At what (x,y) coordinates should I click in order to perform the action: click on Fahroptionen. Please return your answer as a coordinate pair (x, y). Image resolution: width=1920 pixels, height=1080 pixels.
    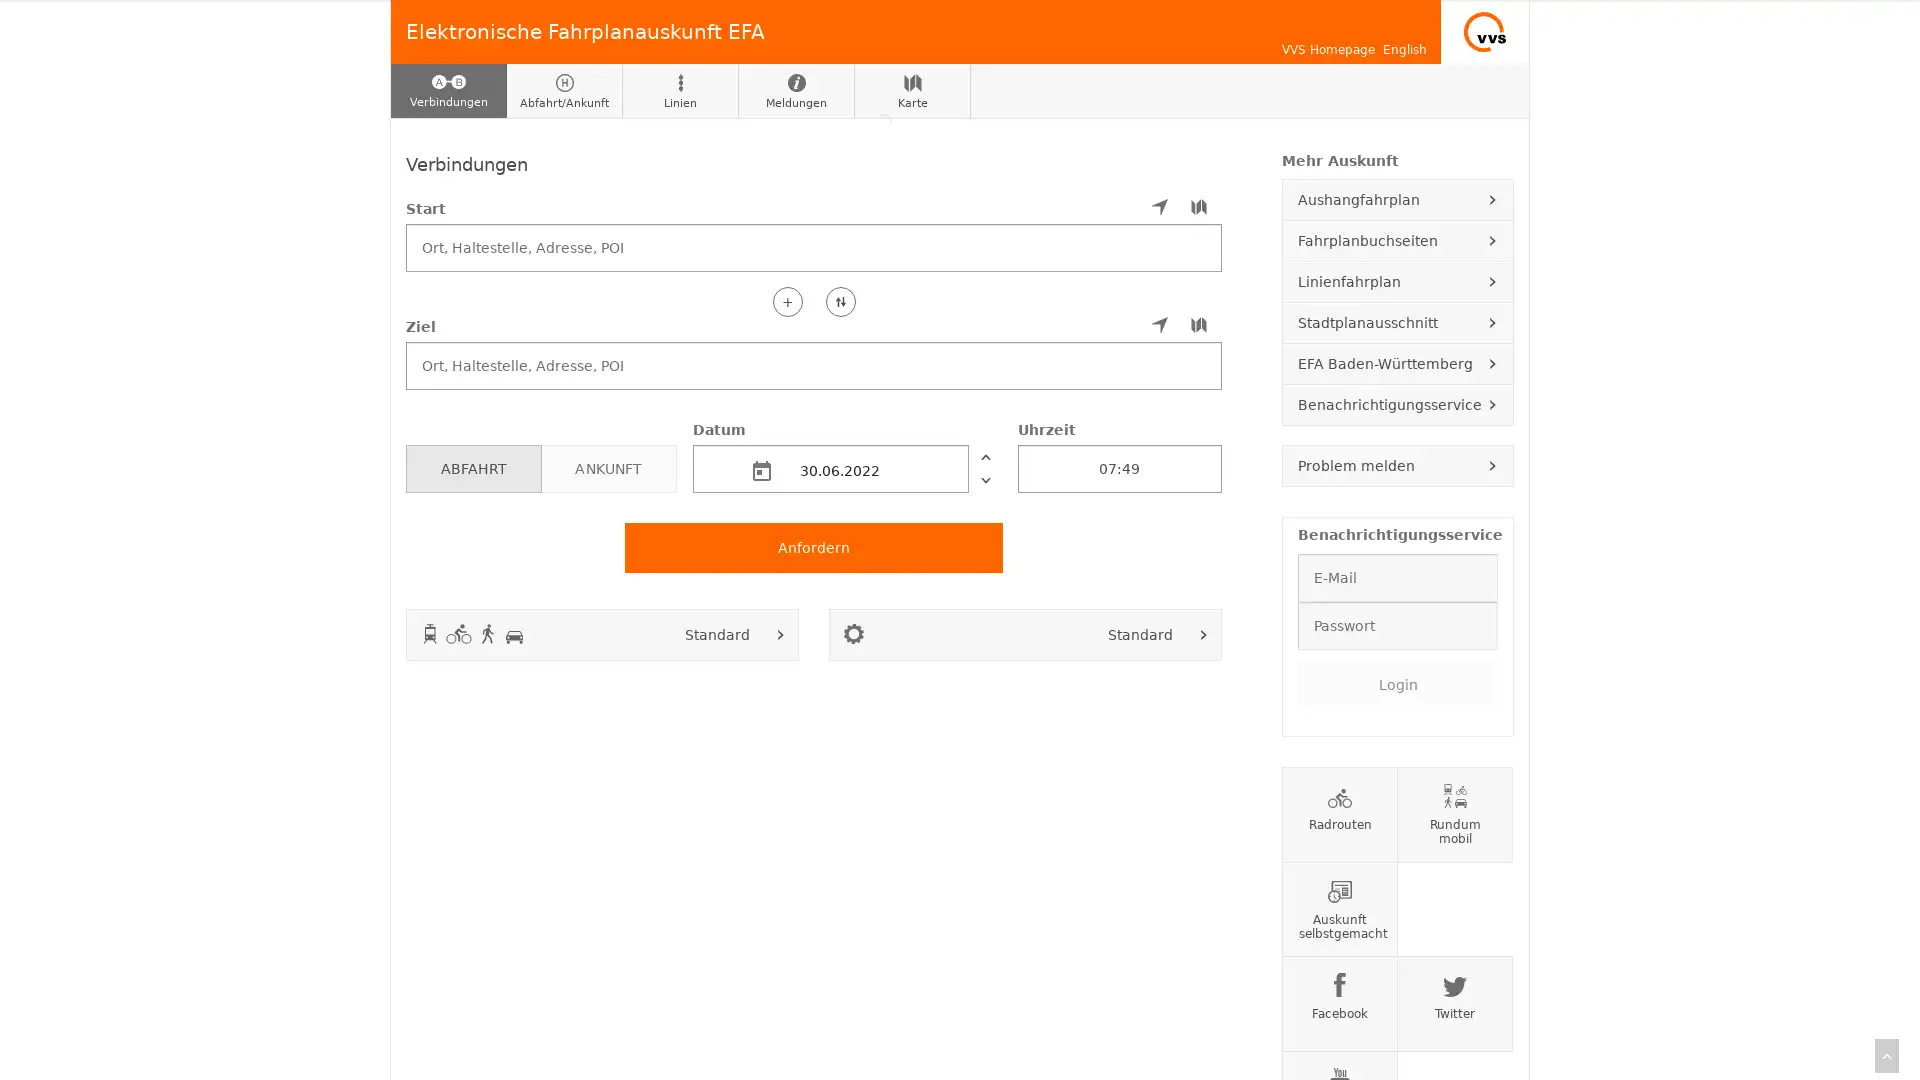
    Looking at the image, I should click on (1203, 633).